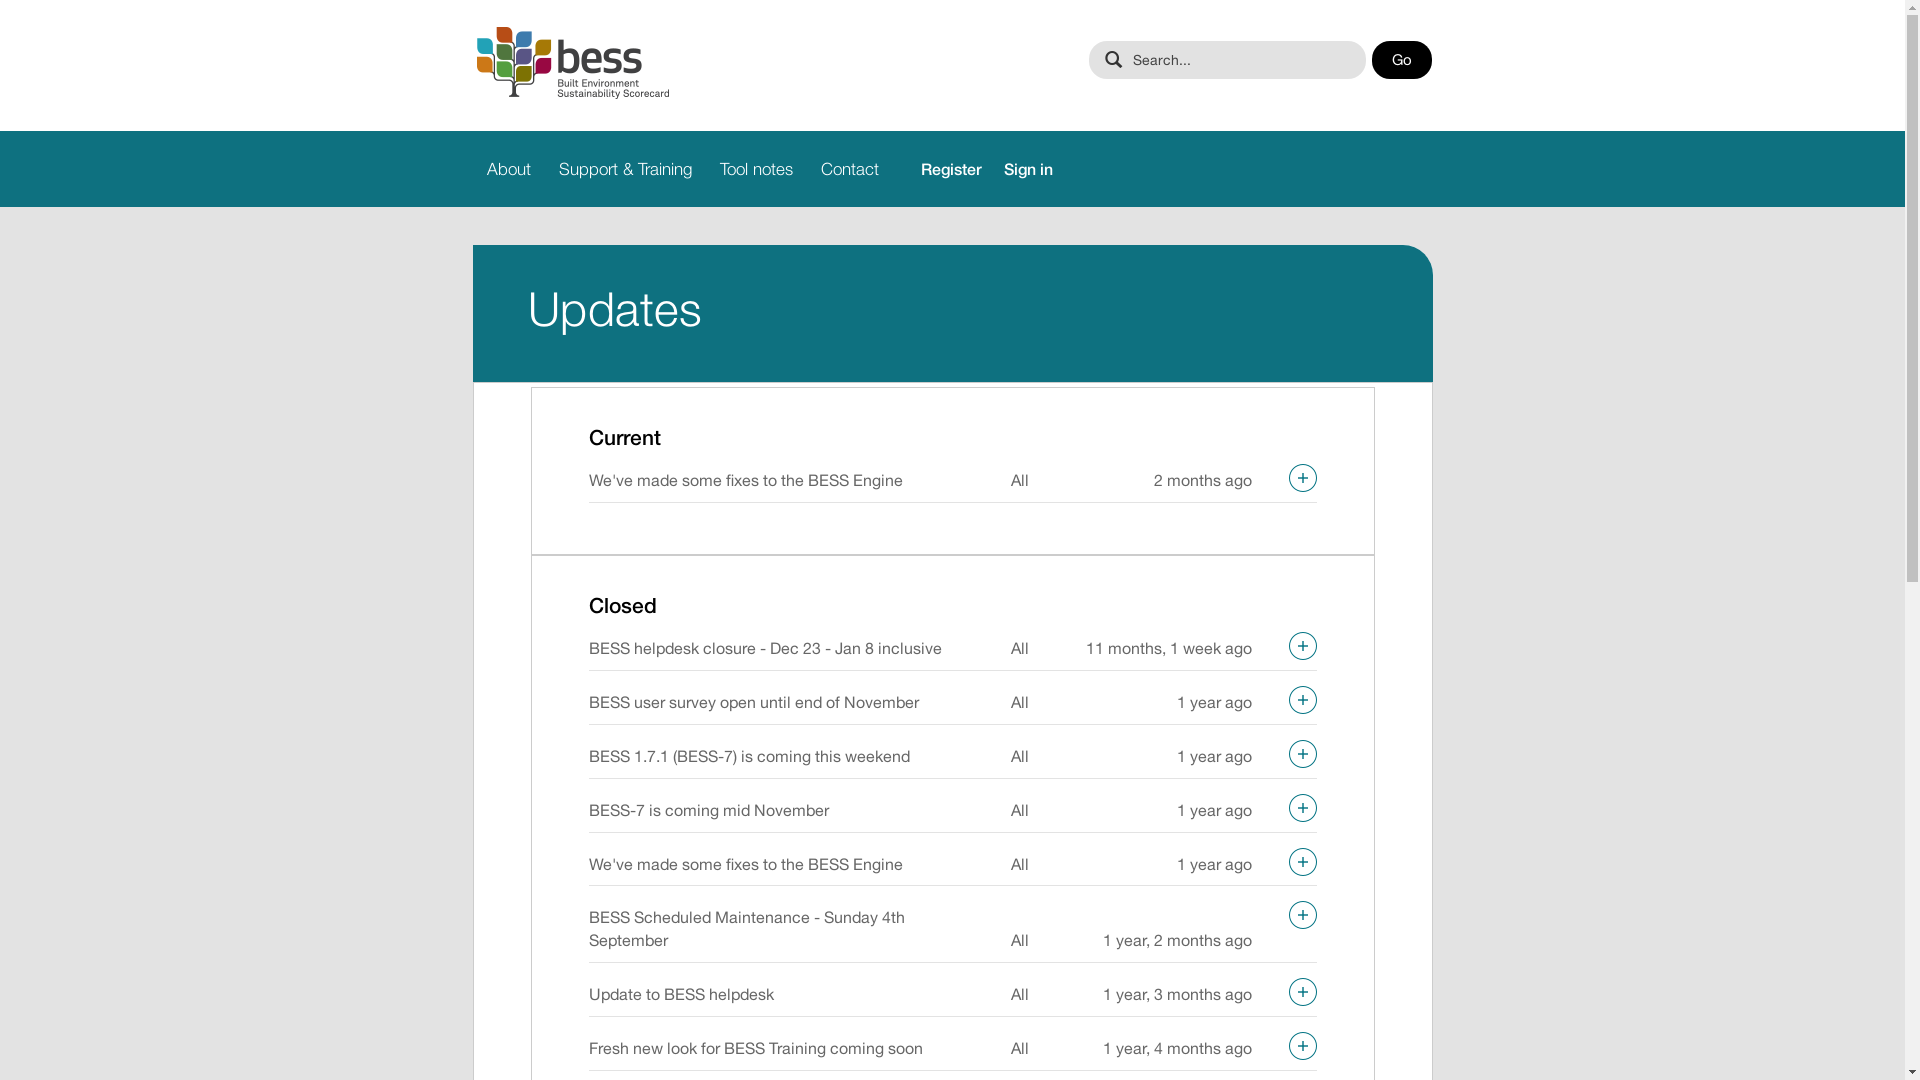  What do you see at coordinates (1301, 1044) in the screenshot?
I see `'Expand'` at bounding box center [1301, 1044].